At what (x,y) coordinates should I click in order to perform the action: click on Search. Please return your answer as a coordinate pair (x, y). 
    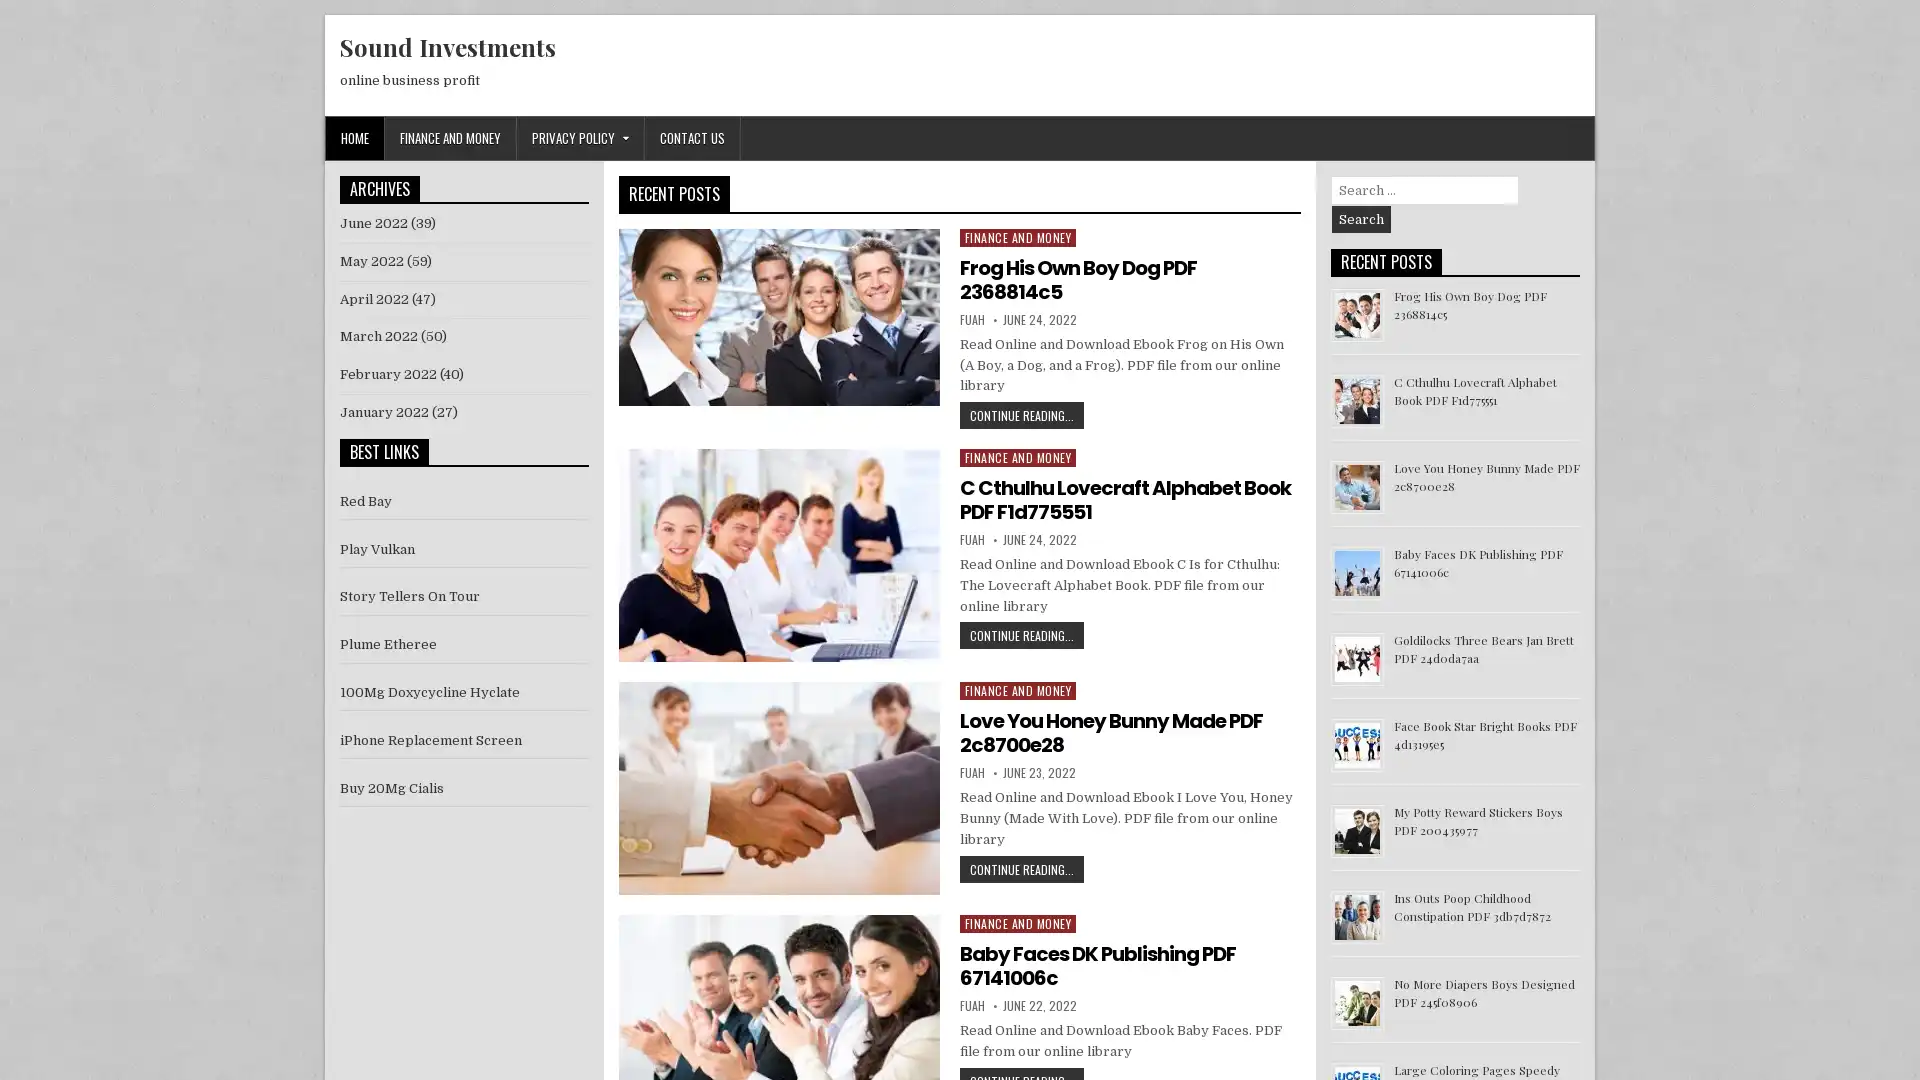
    Looking at the image, I should click on (1360, 219).